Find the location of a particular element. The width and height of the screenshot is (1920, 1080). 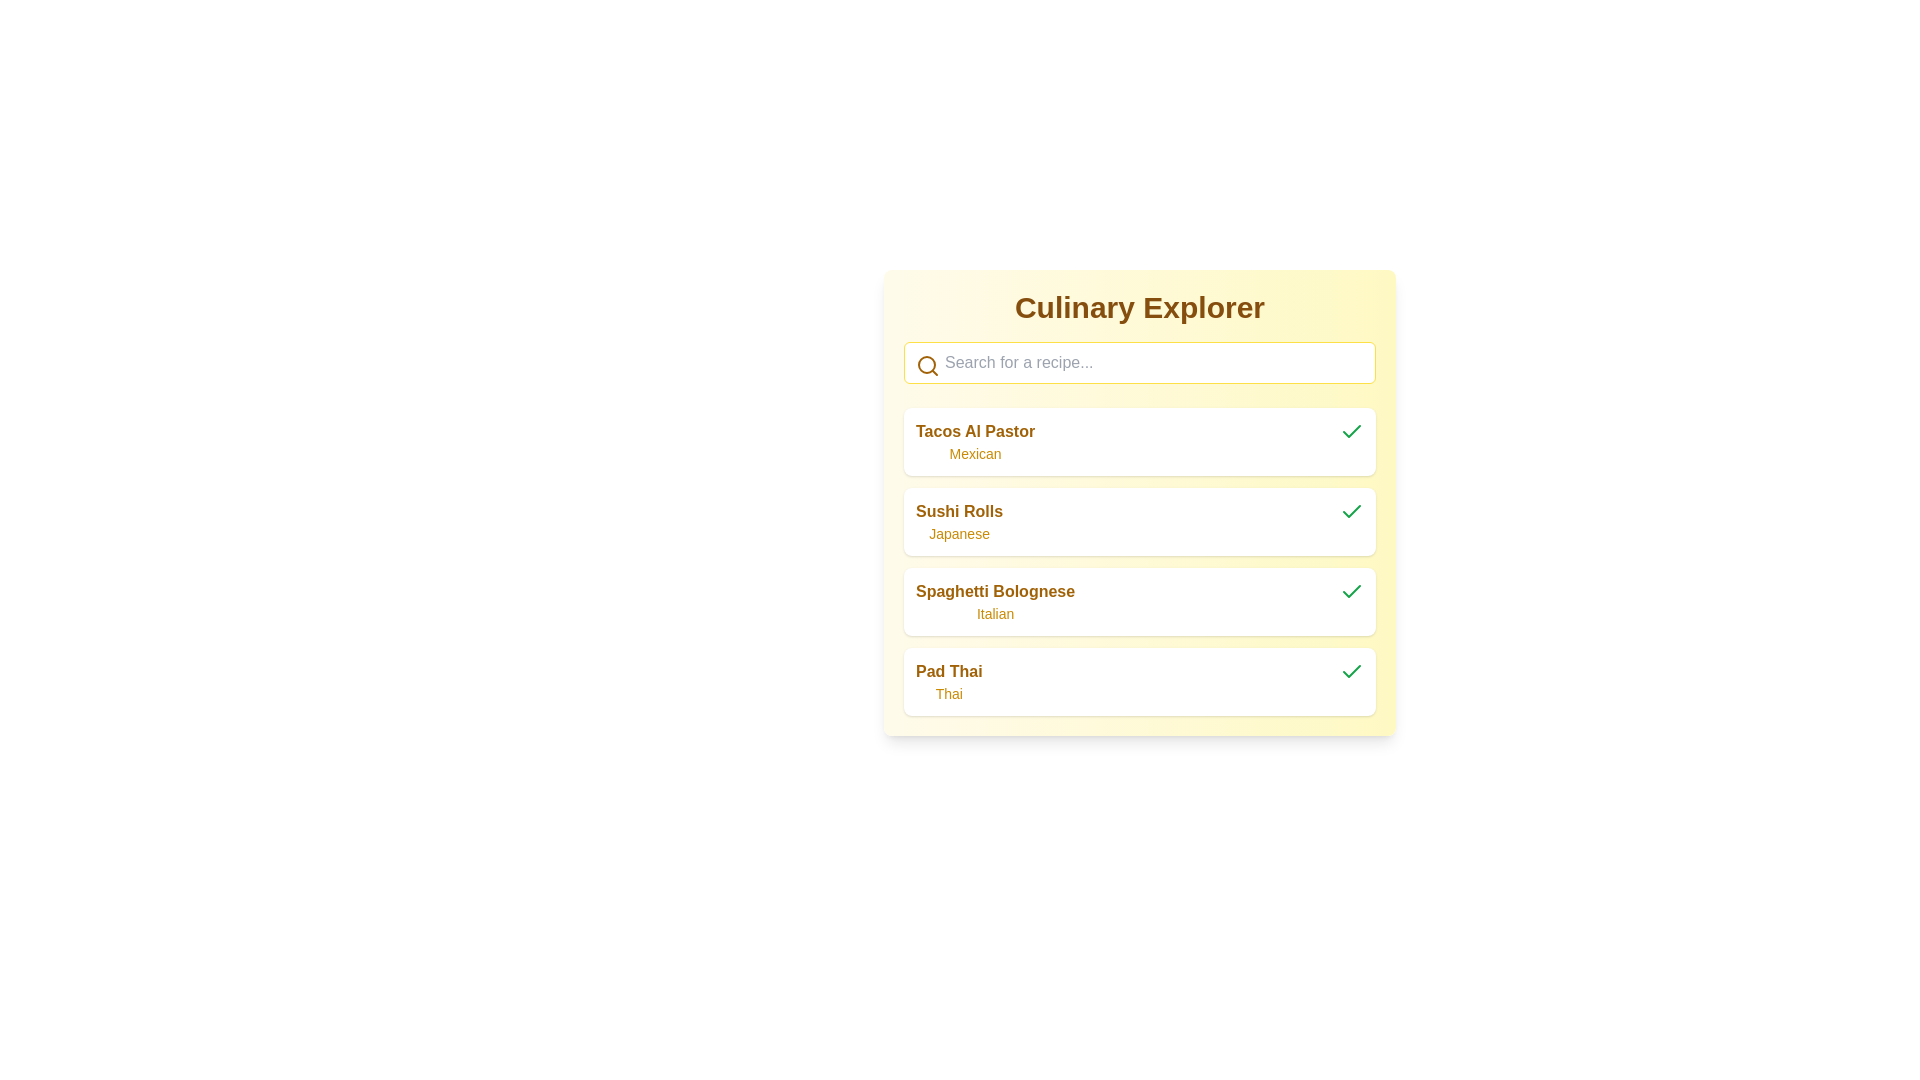

static label text for the fourth recipe item in the list located in the 'Culinary Explorer' interface, positioned above the smaller text 'Thai' is located at coordinates (948, 671).